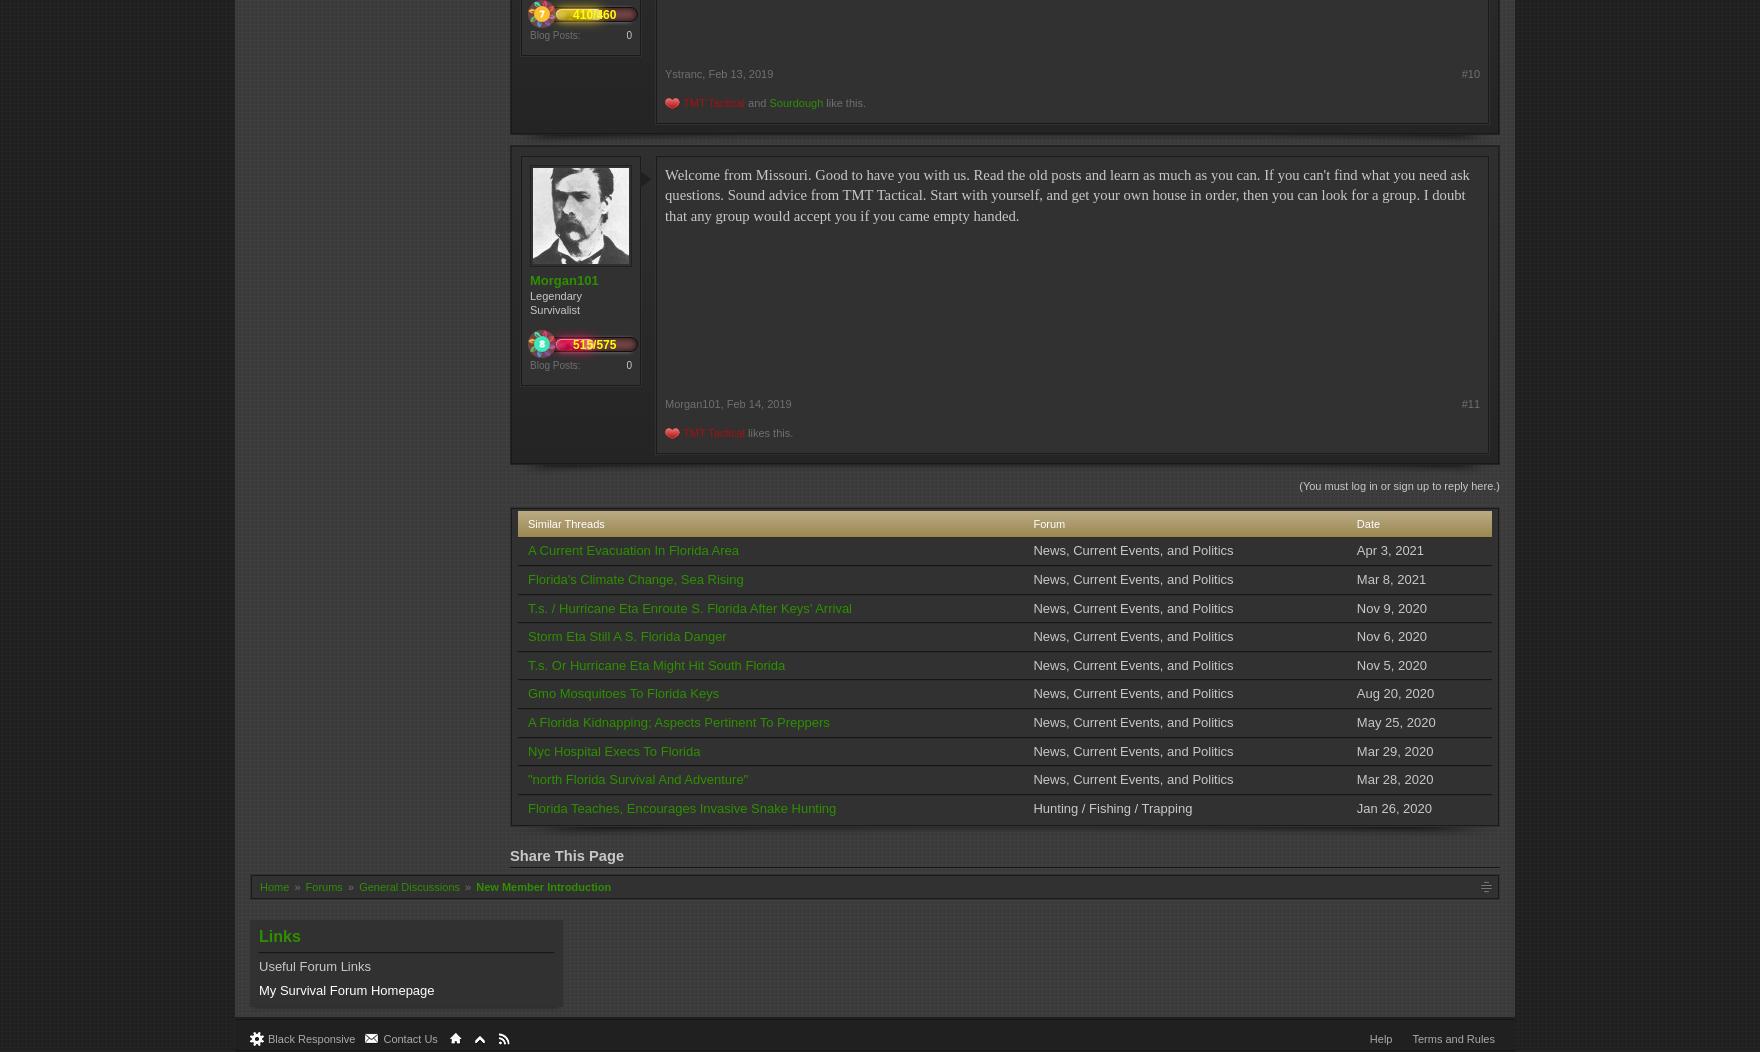 Image resolution: width=1760 pixels, height=1052 pixels. I want to click on '515/575', so click(594, 343).